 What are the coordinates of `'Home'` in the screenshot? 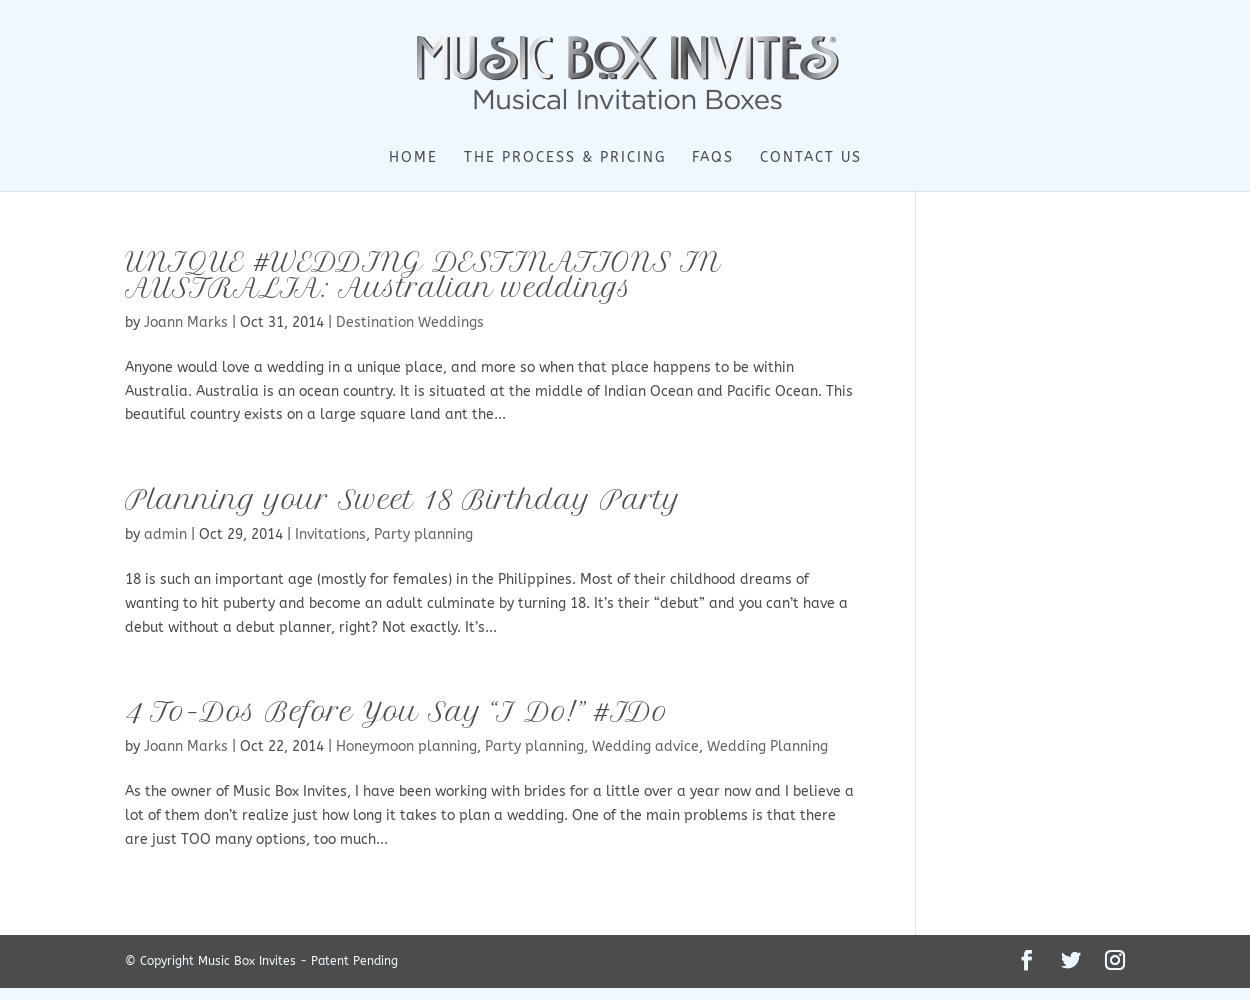 It's located at (388, 157).